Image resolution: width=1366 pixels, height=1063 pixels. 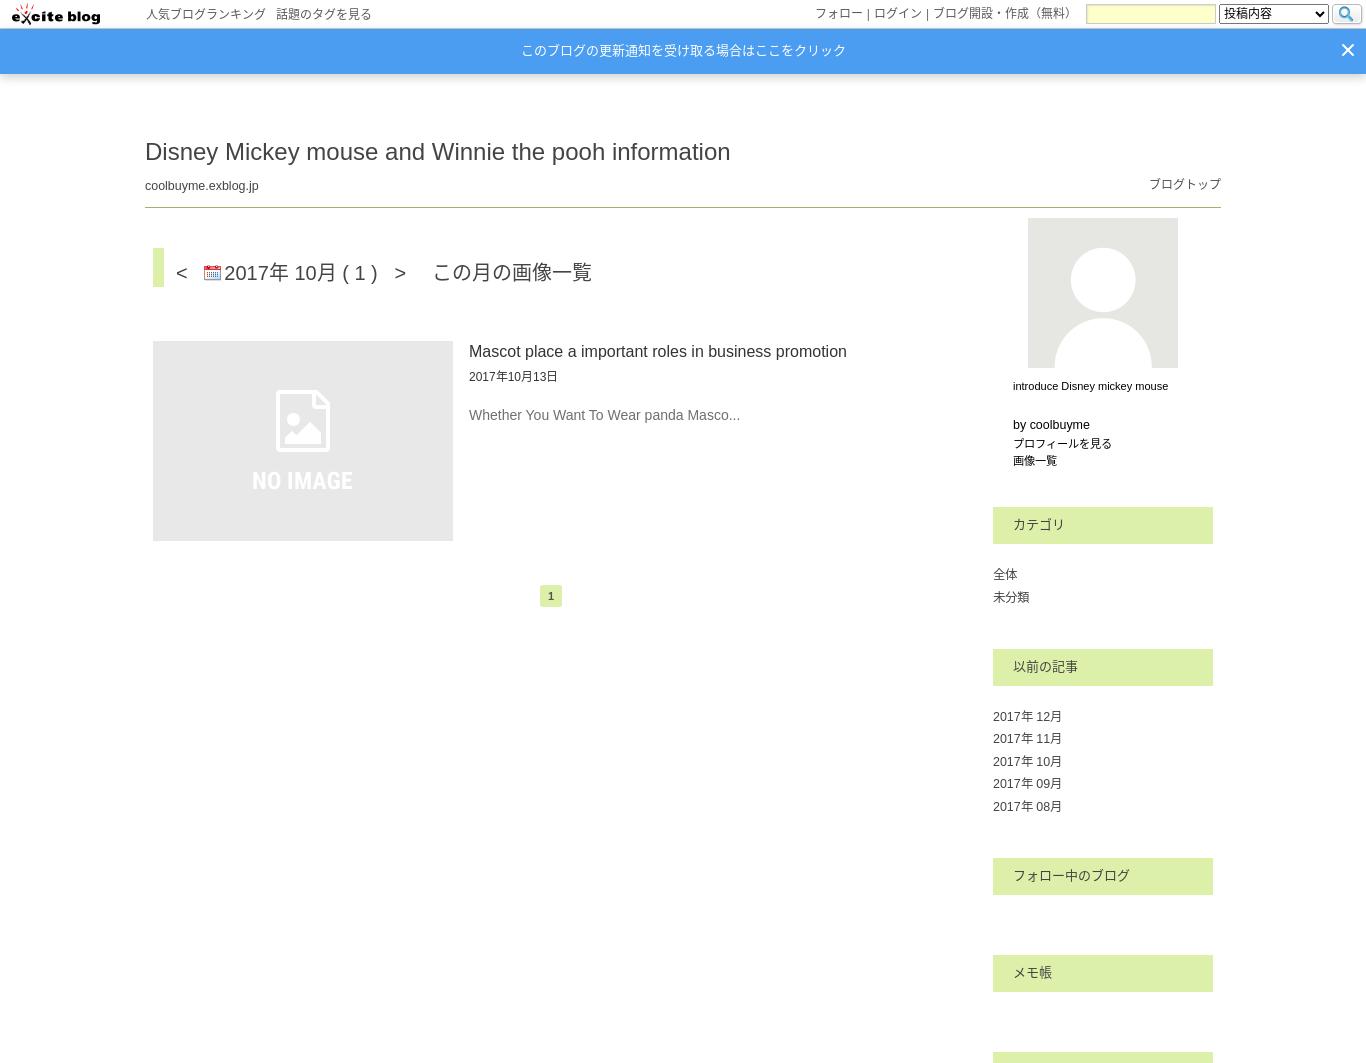 I want to click on 'introduce Disney mickey mouse', so click(x=1013, y=385).